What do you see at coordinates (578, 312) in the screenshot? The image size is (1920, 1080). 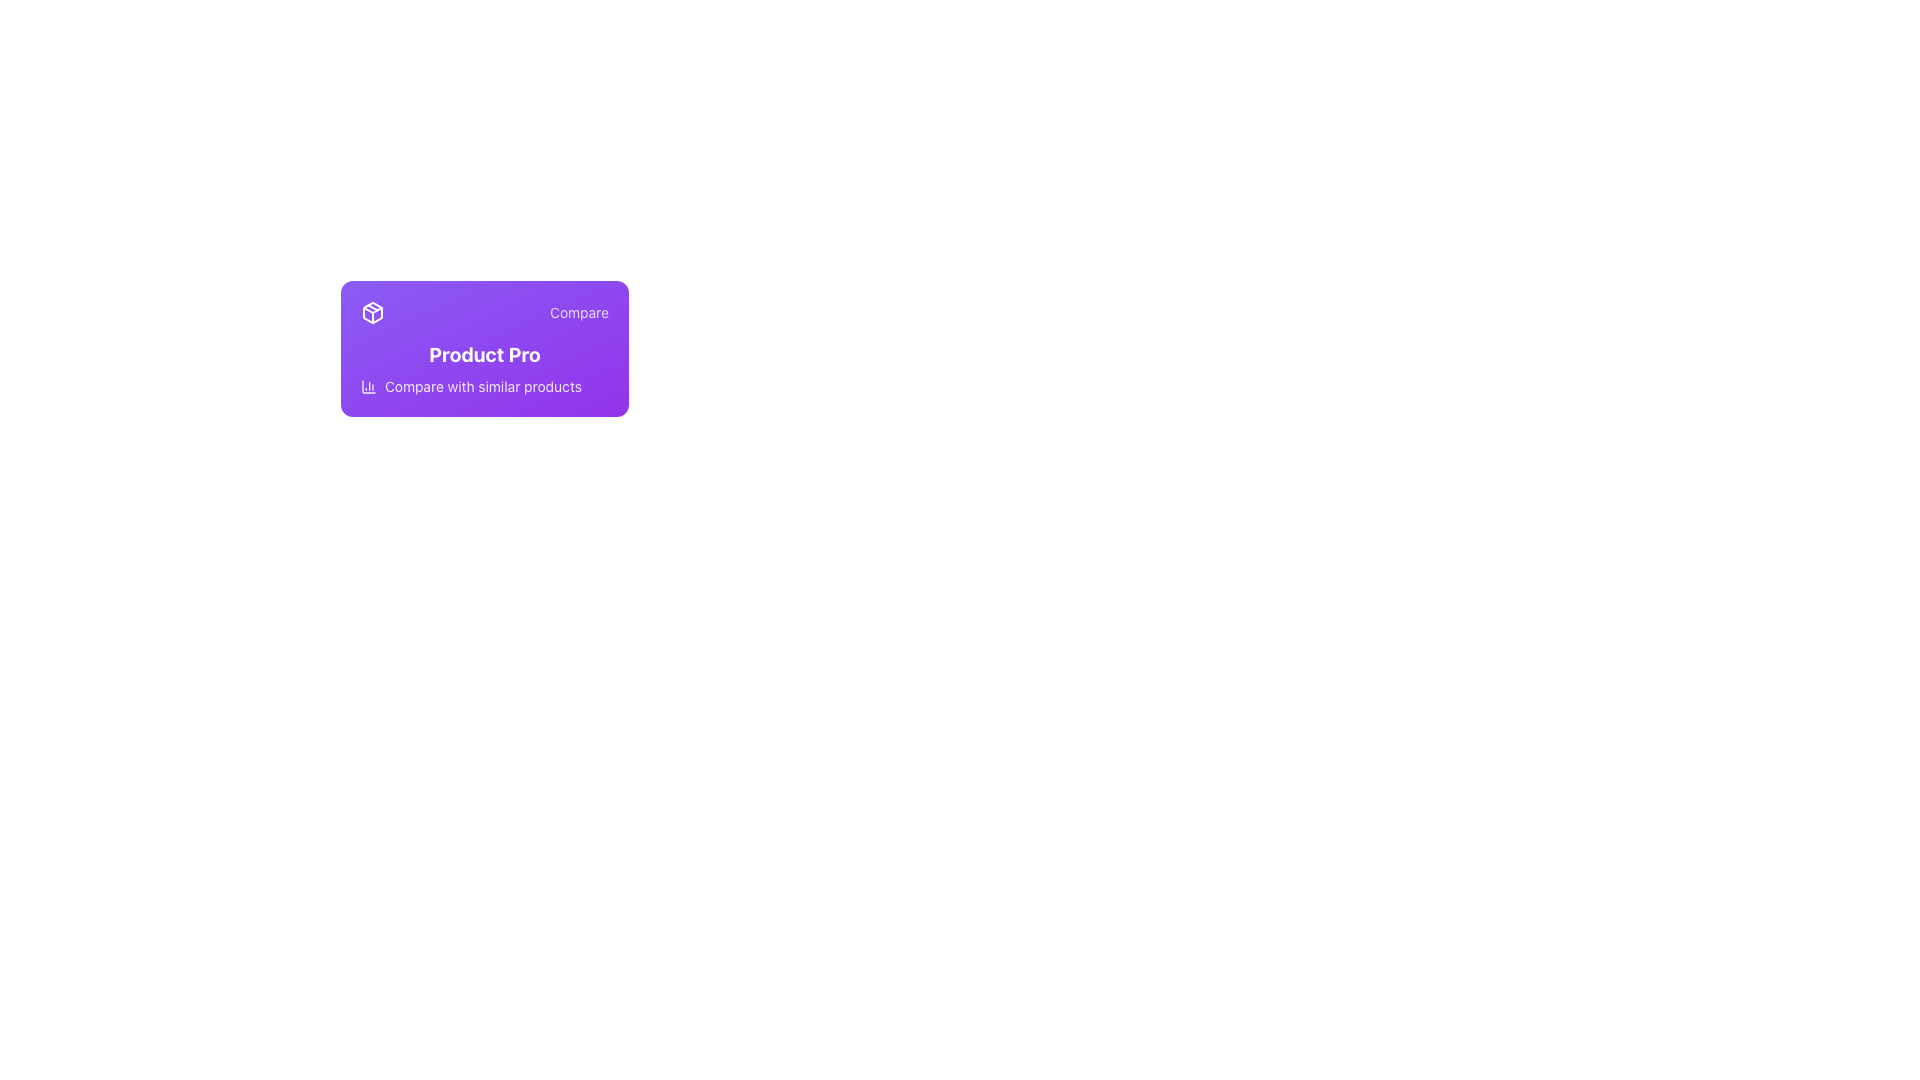 I see `the descriptive text label located at the top-right area of the card-like UI block, which has a white background and purple theme, positioned above the main heading and descriptive text line` at bounding box center [578, 312].